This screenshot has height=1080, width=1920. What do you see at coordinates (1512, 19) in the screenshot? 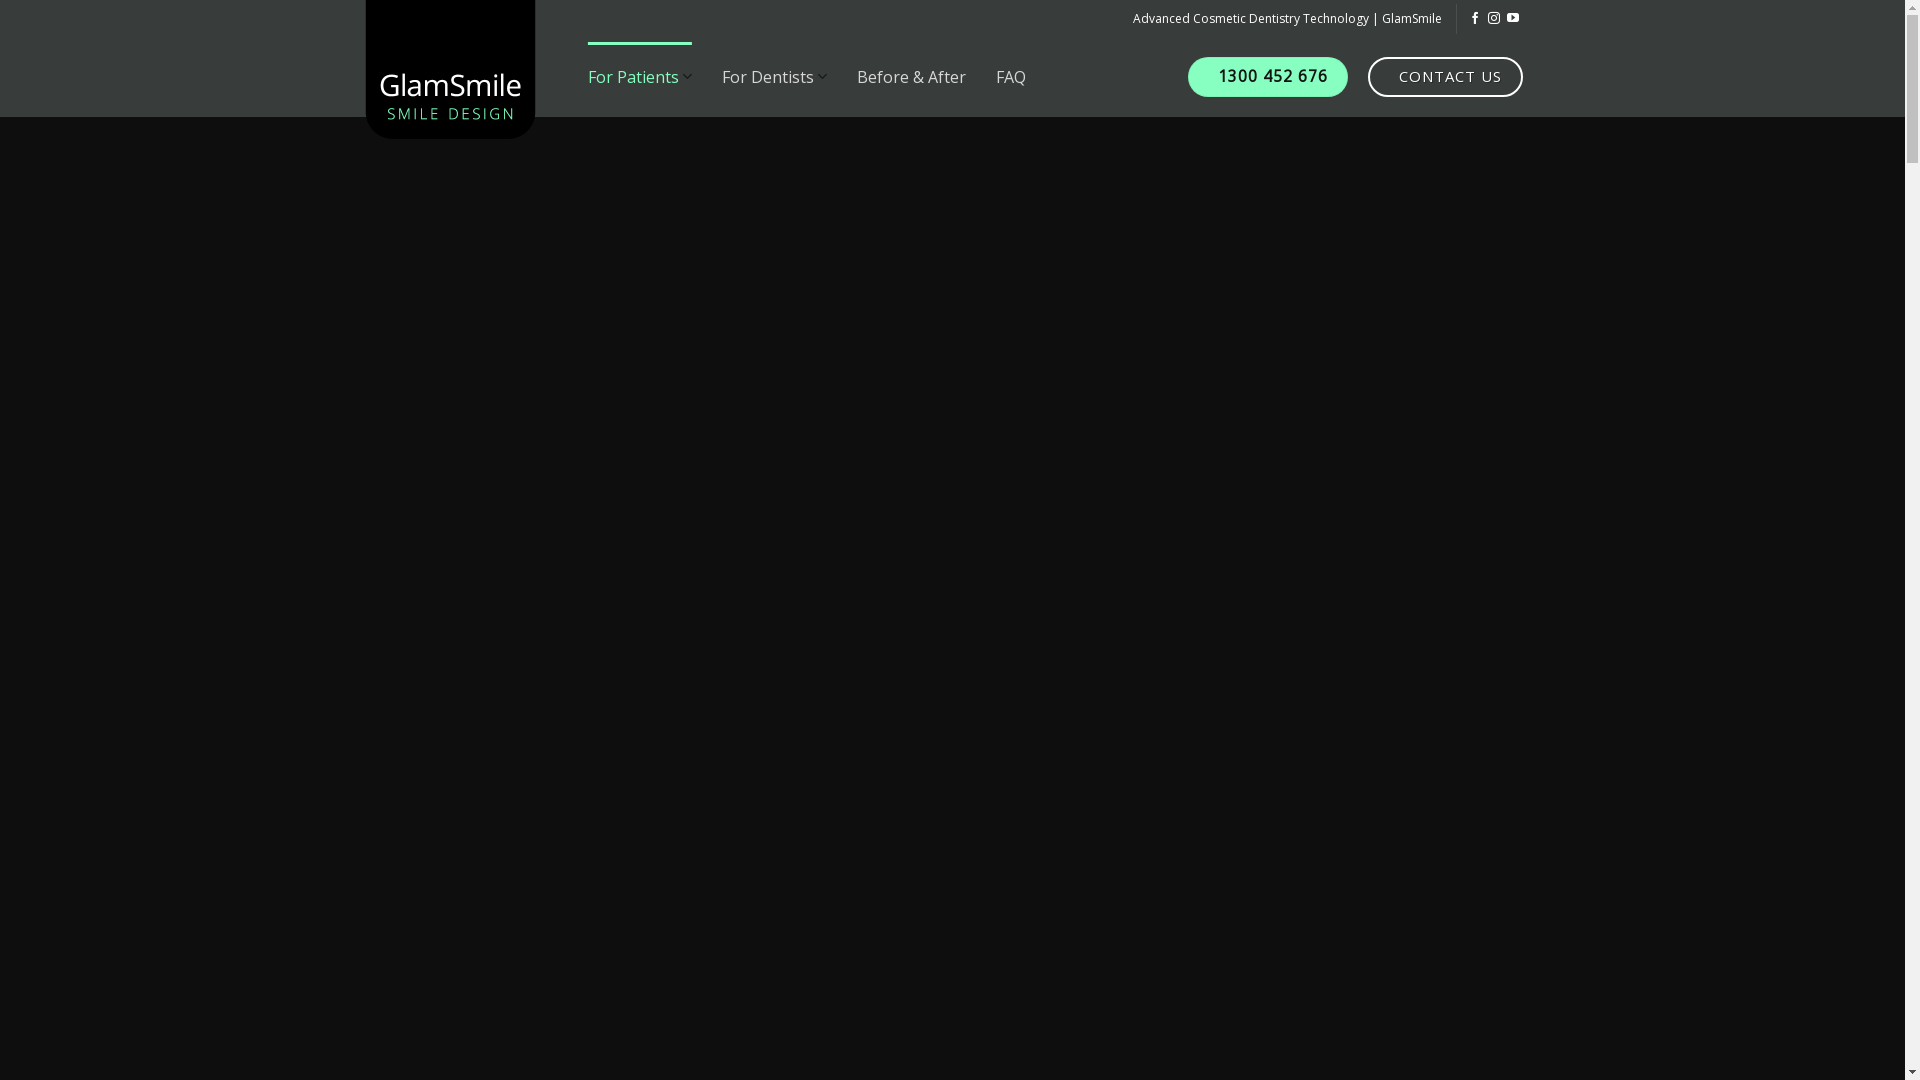
I see `'Follow on YouTube'` at bounding box center [1512, 19].